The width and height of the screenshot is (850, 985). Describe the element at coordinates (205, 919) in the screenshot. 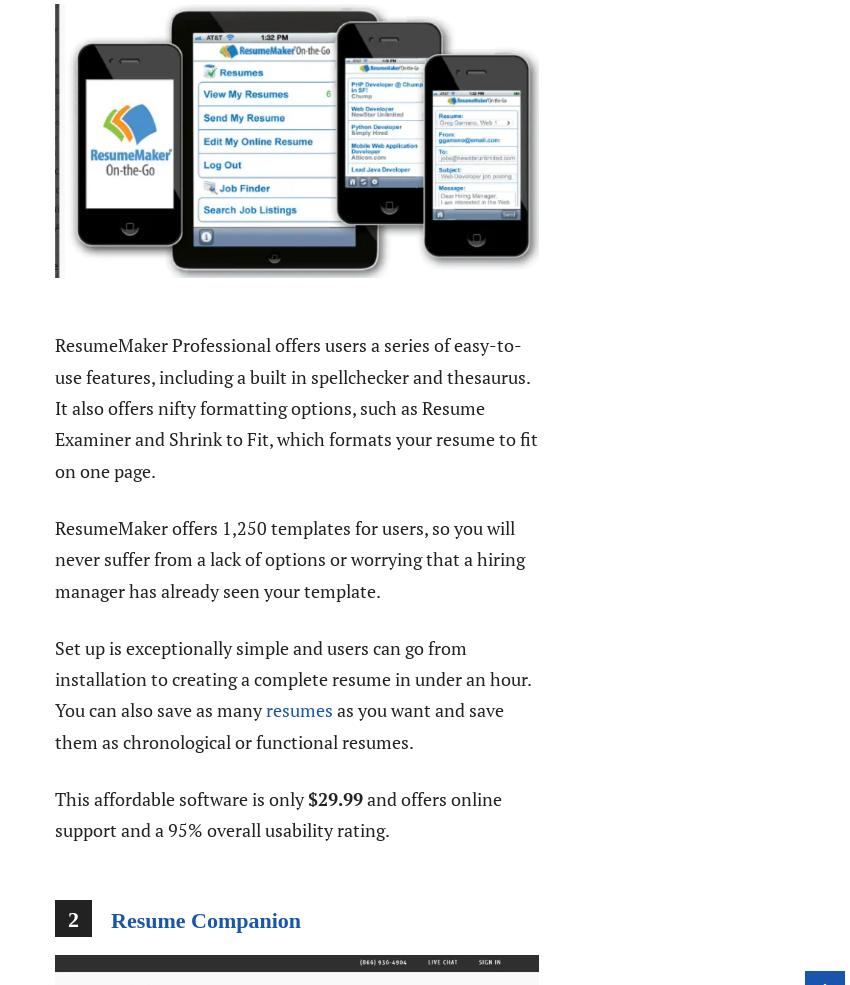

I see `'Resume Companion'` at that location.